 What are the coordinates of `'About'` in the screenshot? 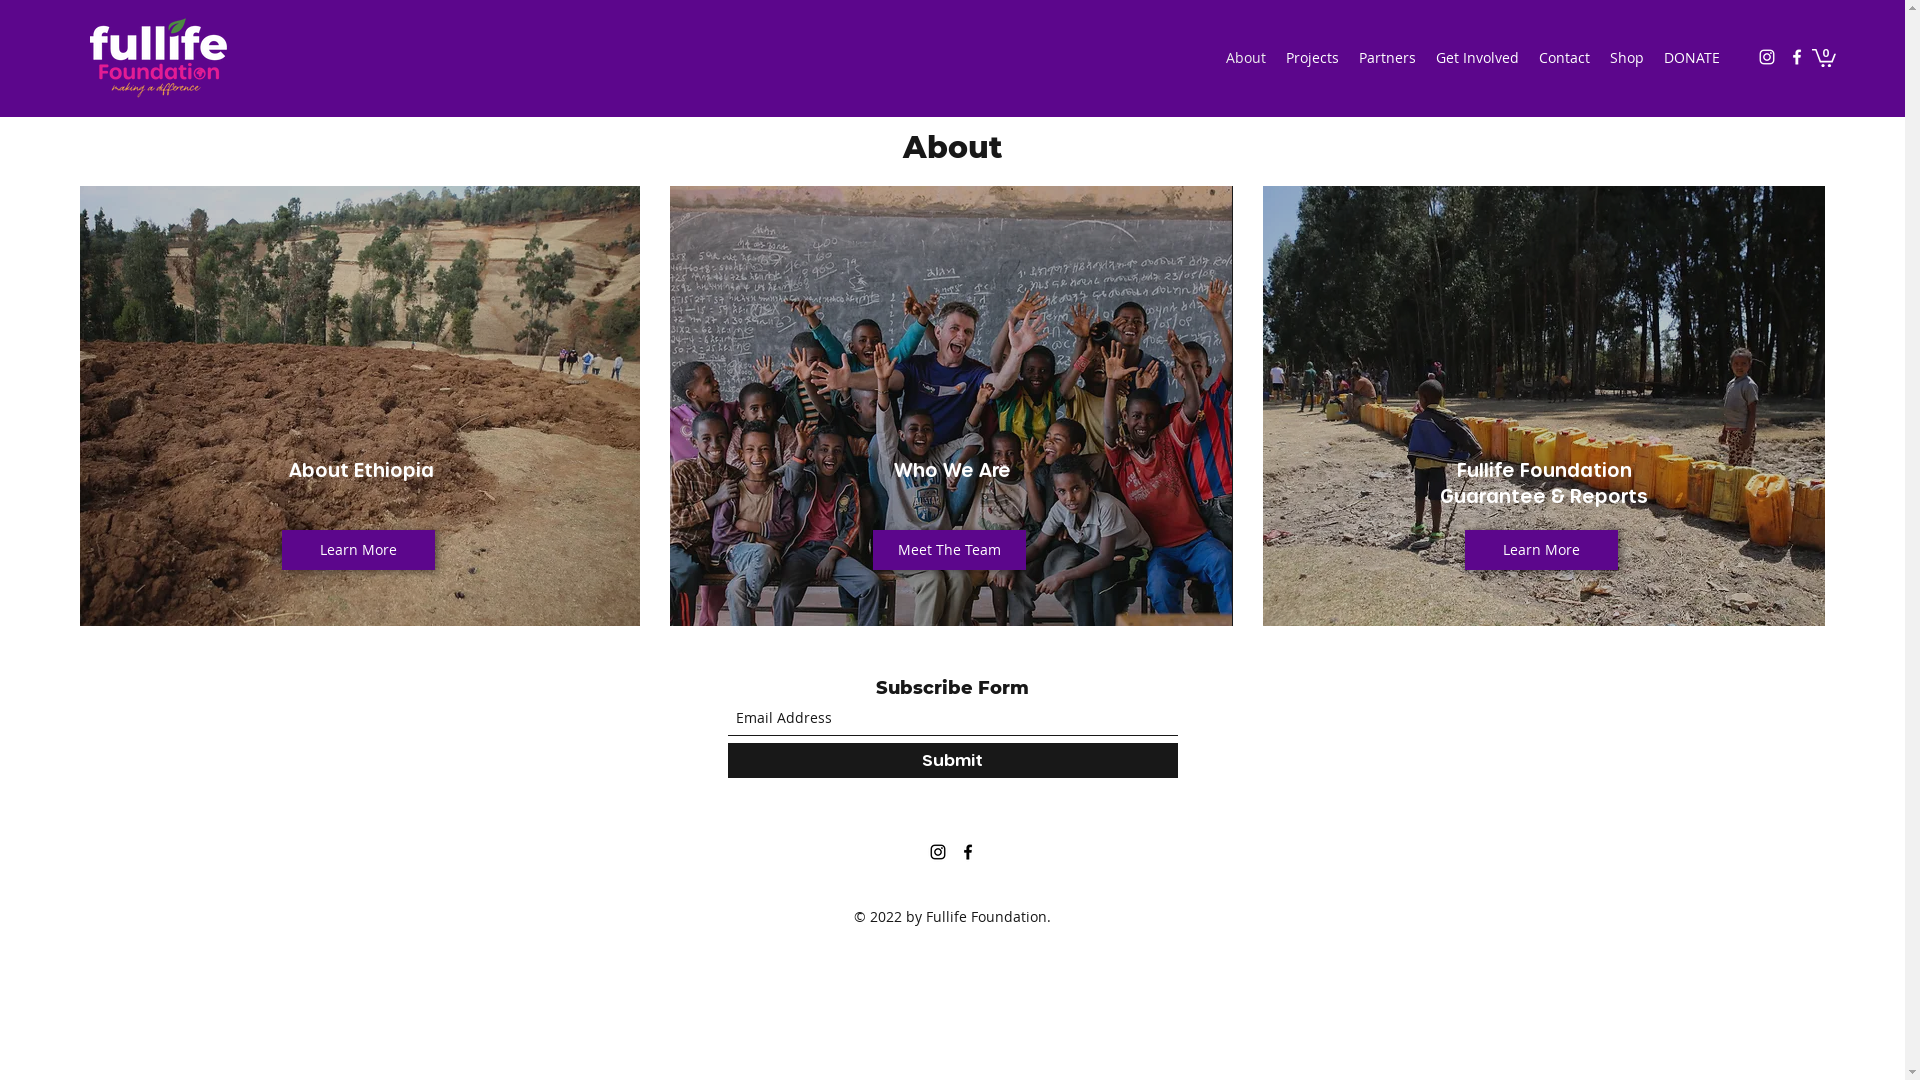 It's located at (1245, 56).